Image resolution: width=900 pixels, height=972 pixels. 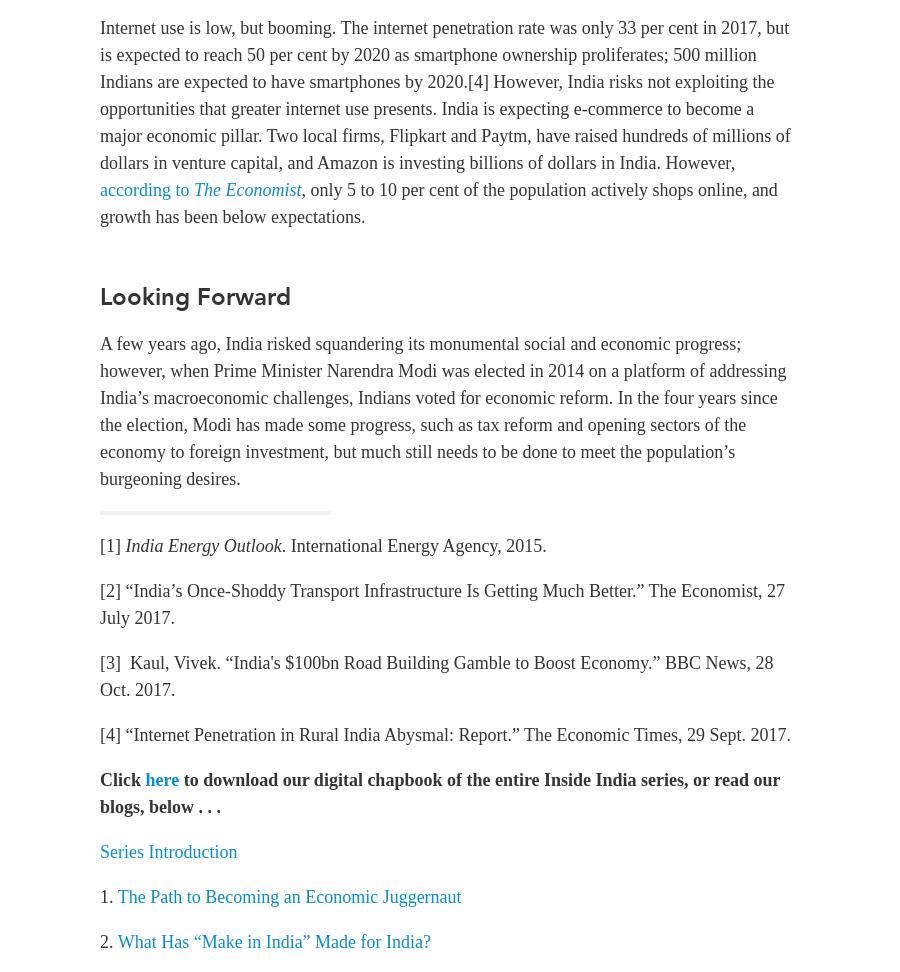 What do you see at coordinates (287, 896) in the screenshot?
I see `'The Path to Becoming an Economic Juggernaut'` at bounding box center [287, 896].